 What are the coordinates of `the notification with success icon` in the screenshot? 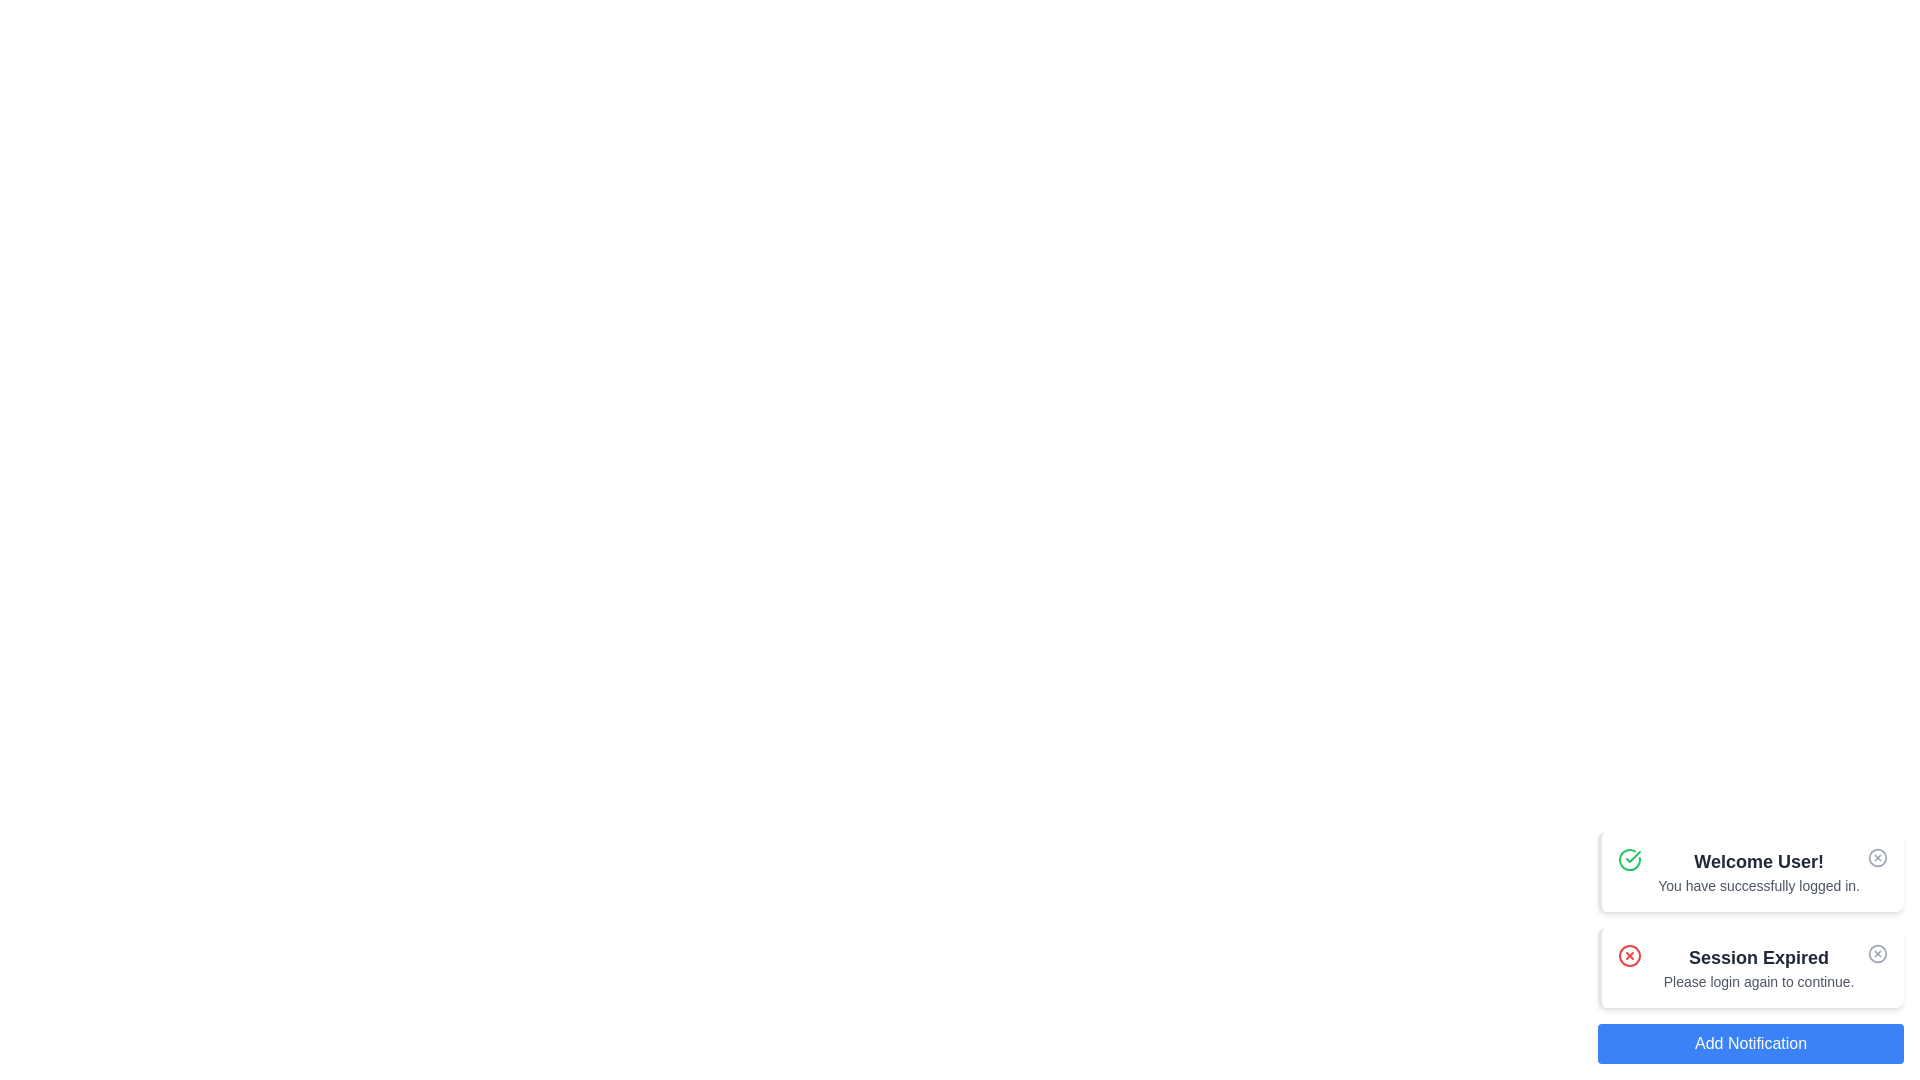 It's located at (1630, 859).